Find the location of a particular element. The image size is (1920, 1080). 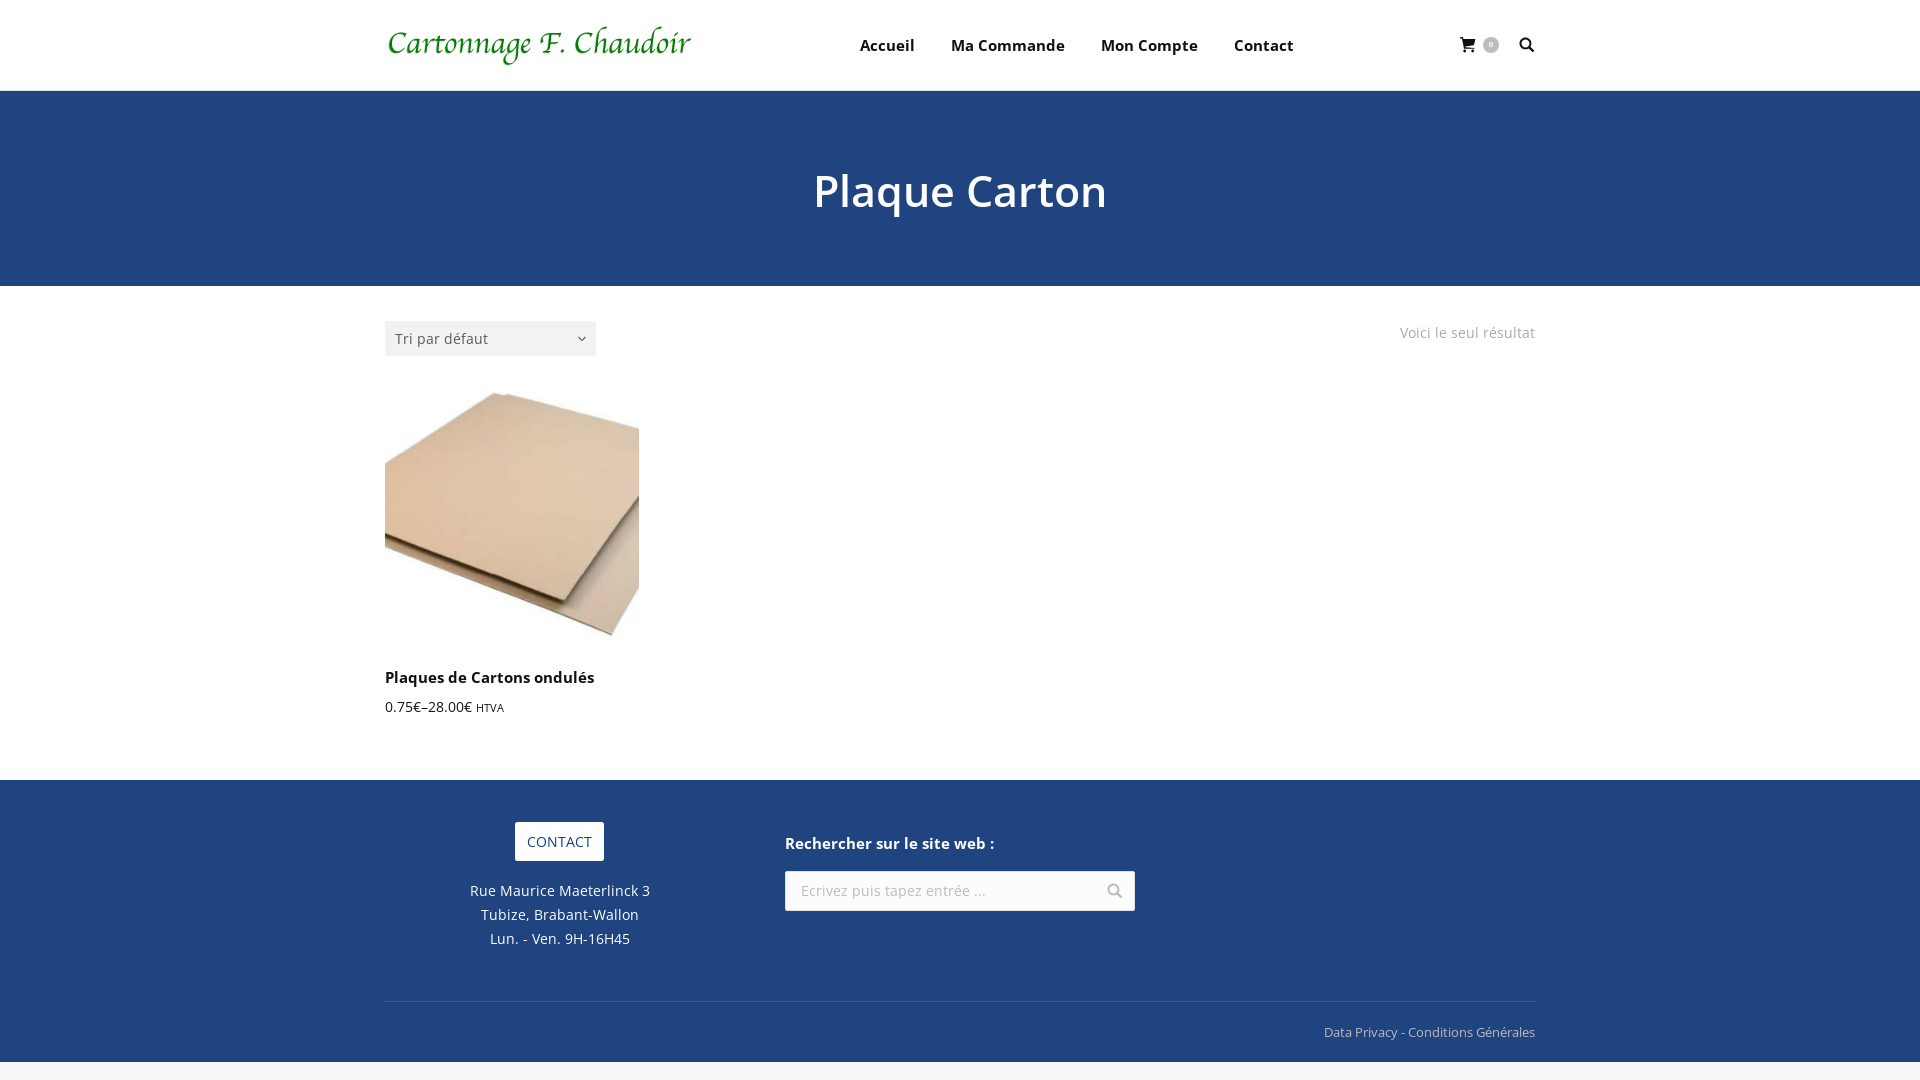

'Accueil' is located at coordinates (886, 45).